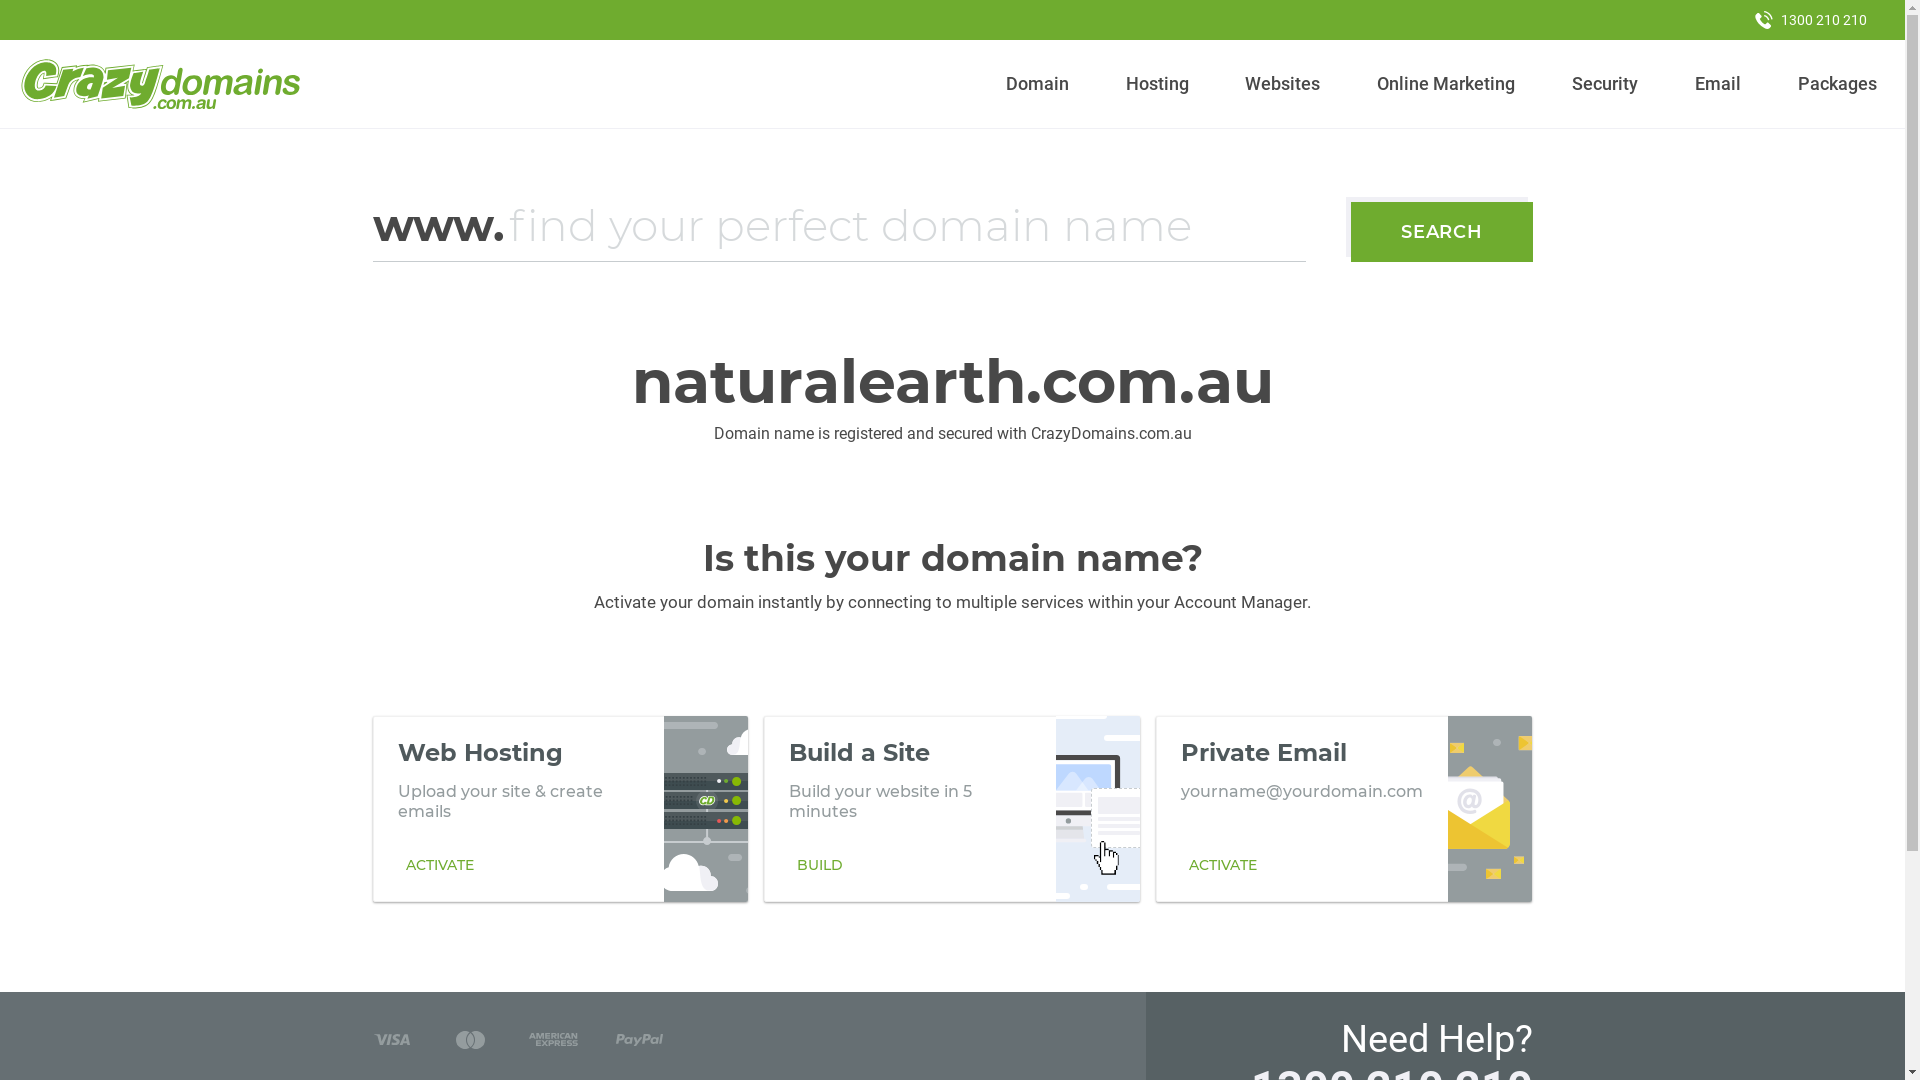 This screenshot has width=1920, height=1080. What do you see at coordinates (1282, 83) in the screenshot?
I see `'Websites'` at bounding box center [1282, 83].